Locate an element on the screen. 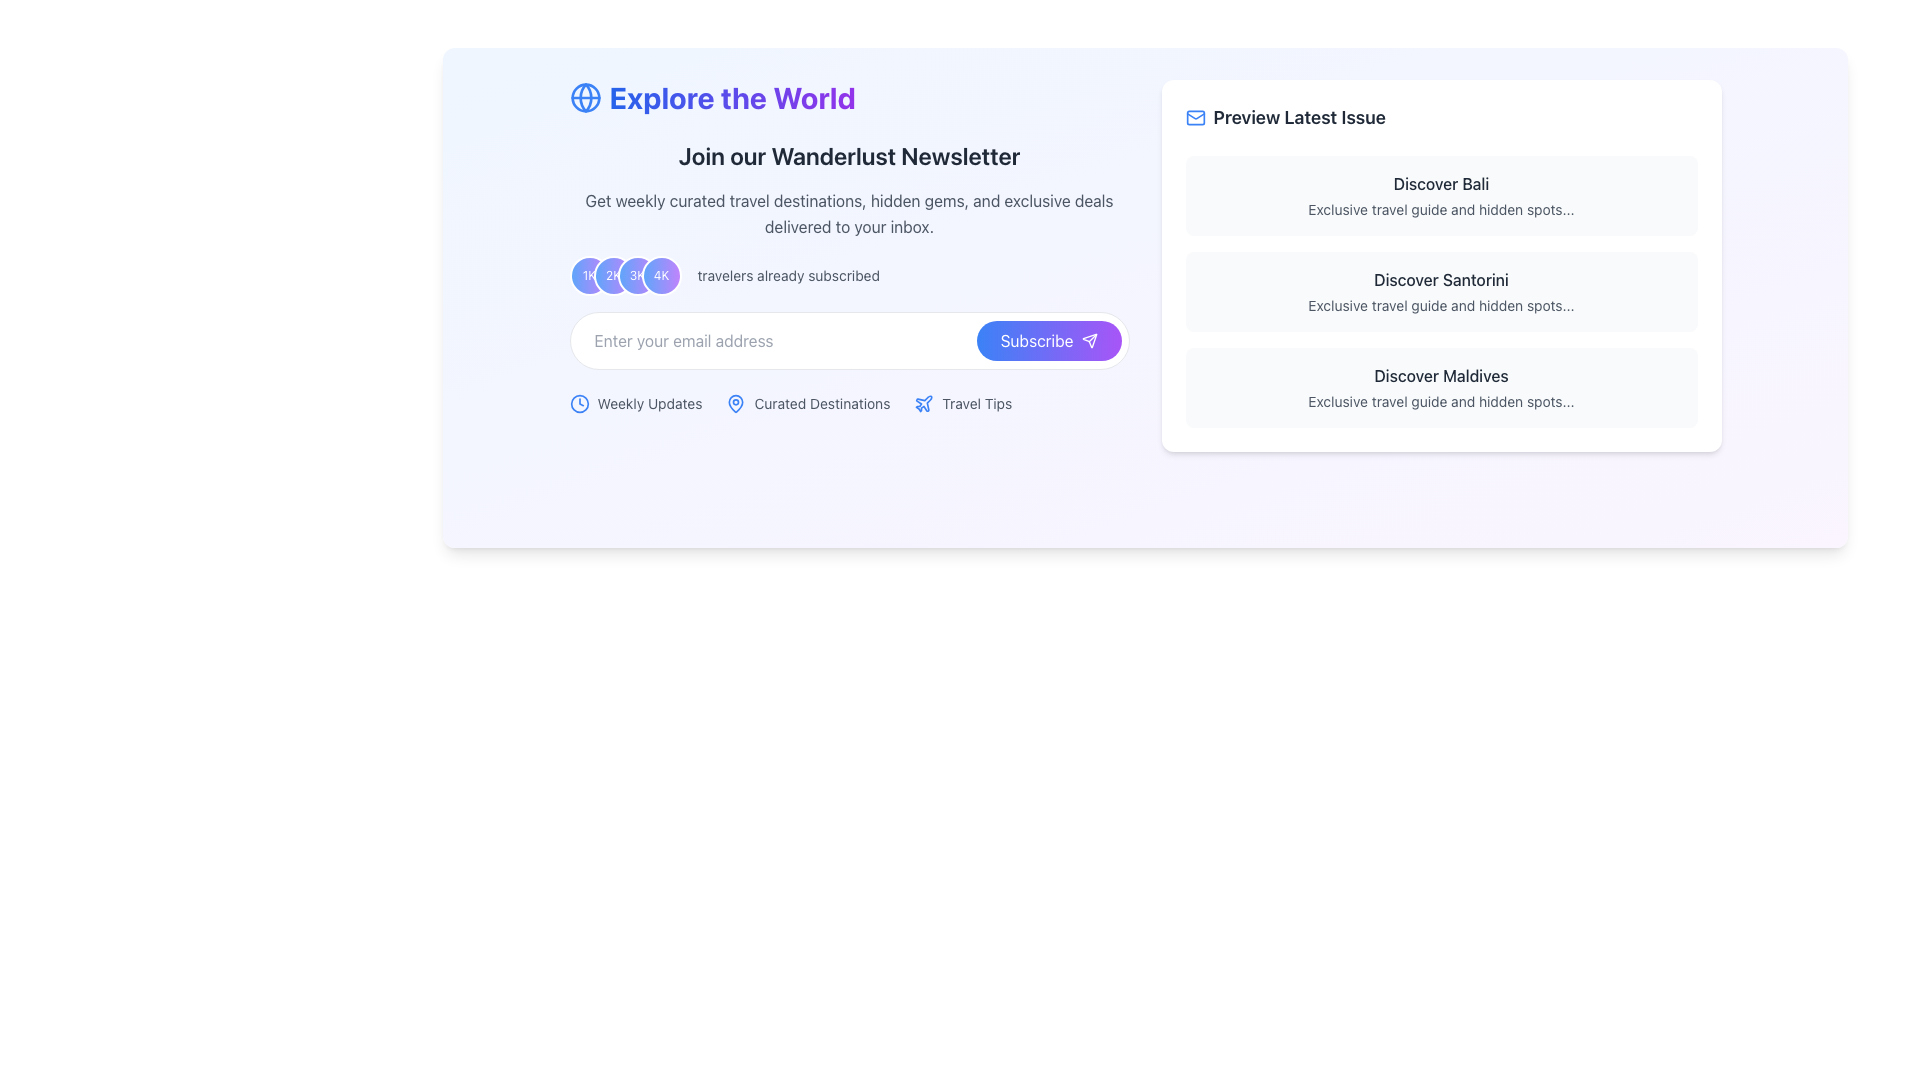 Image resolution: width=1920 pixels, height=1080 pixels. the envelope icon which is centrally located within the envelope graphic, adjacent to the 'Subscribe' button is located at coordinates (1195, 116).